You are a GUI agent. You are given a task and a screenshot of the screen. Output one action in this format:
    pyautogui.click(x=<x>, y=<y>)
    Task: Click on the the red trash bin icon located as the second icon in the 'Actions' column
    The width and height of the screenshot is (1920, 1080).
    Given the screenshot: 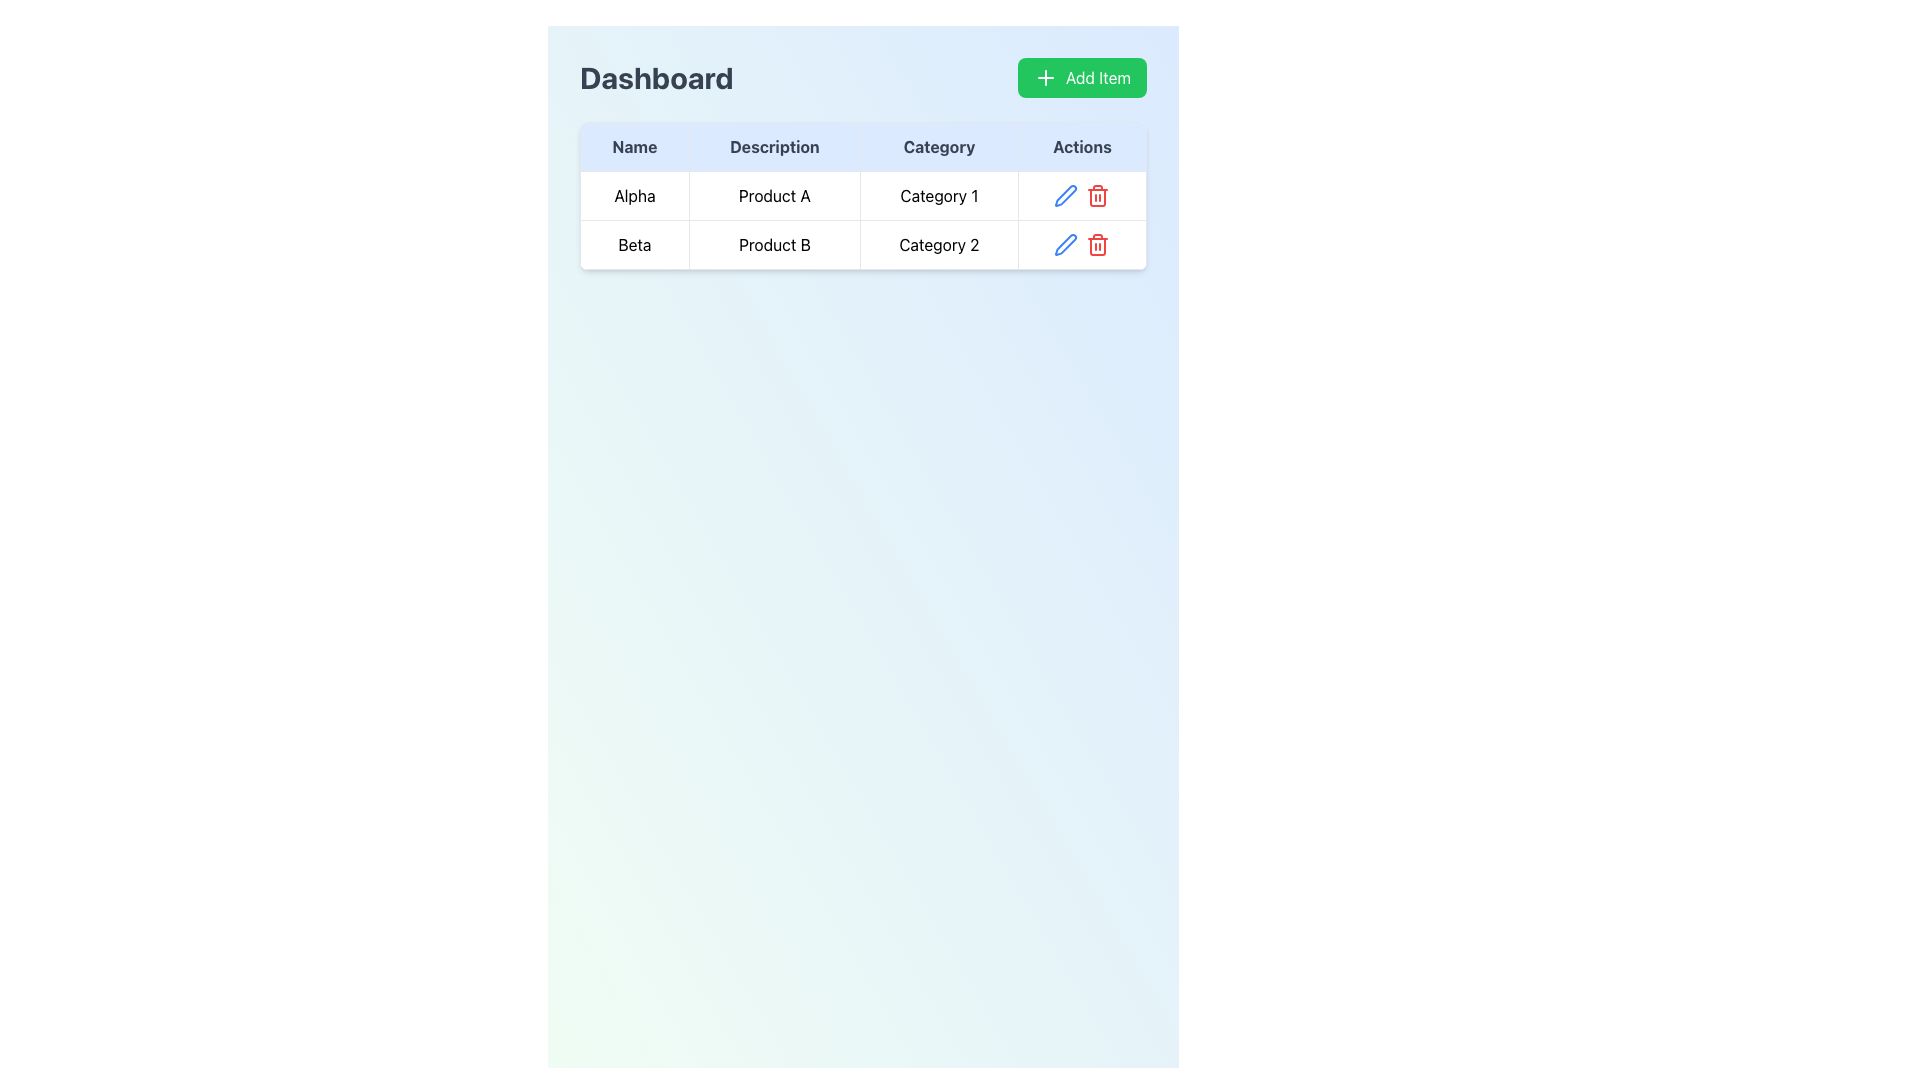 What is the action you would take?
    pyautogui.click(x=1097, y=196)
    